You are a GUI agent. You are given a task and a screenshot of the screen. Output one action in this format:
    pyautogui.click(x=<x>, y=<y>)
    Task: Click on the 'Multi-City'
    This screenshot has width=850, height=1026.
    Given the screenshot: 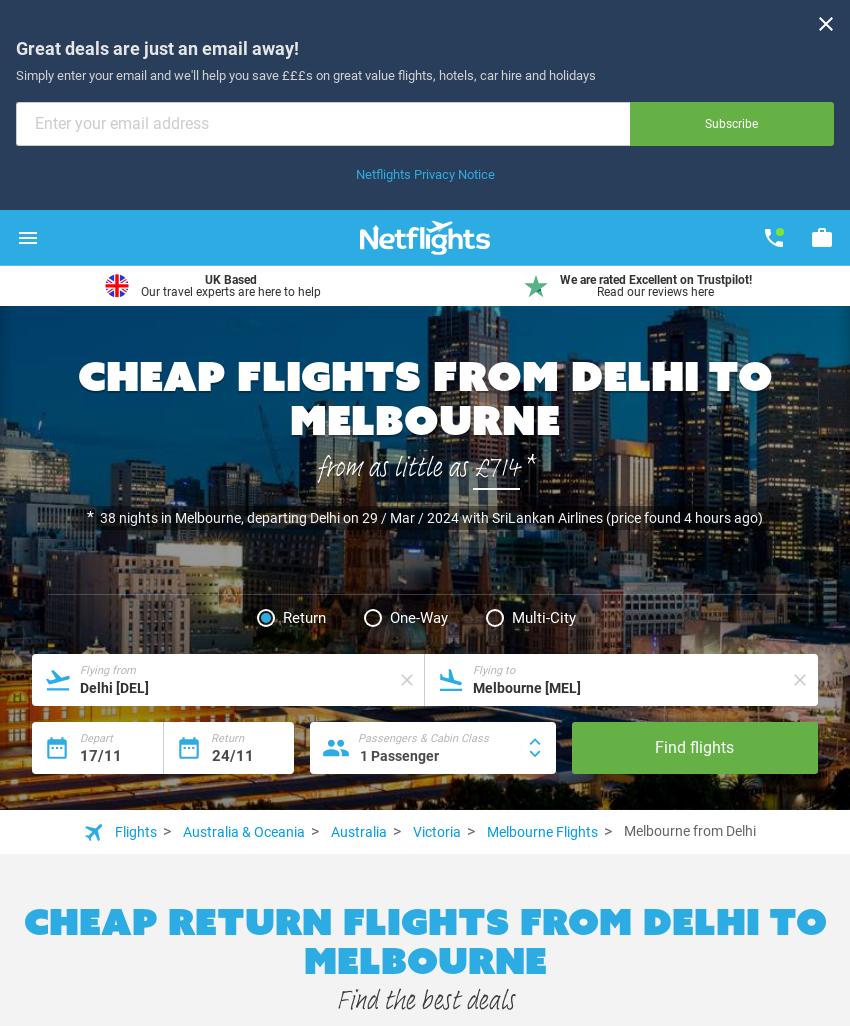 What is the action you would take?
    pyautogui.click(x=541, y=617)
    